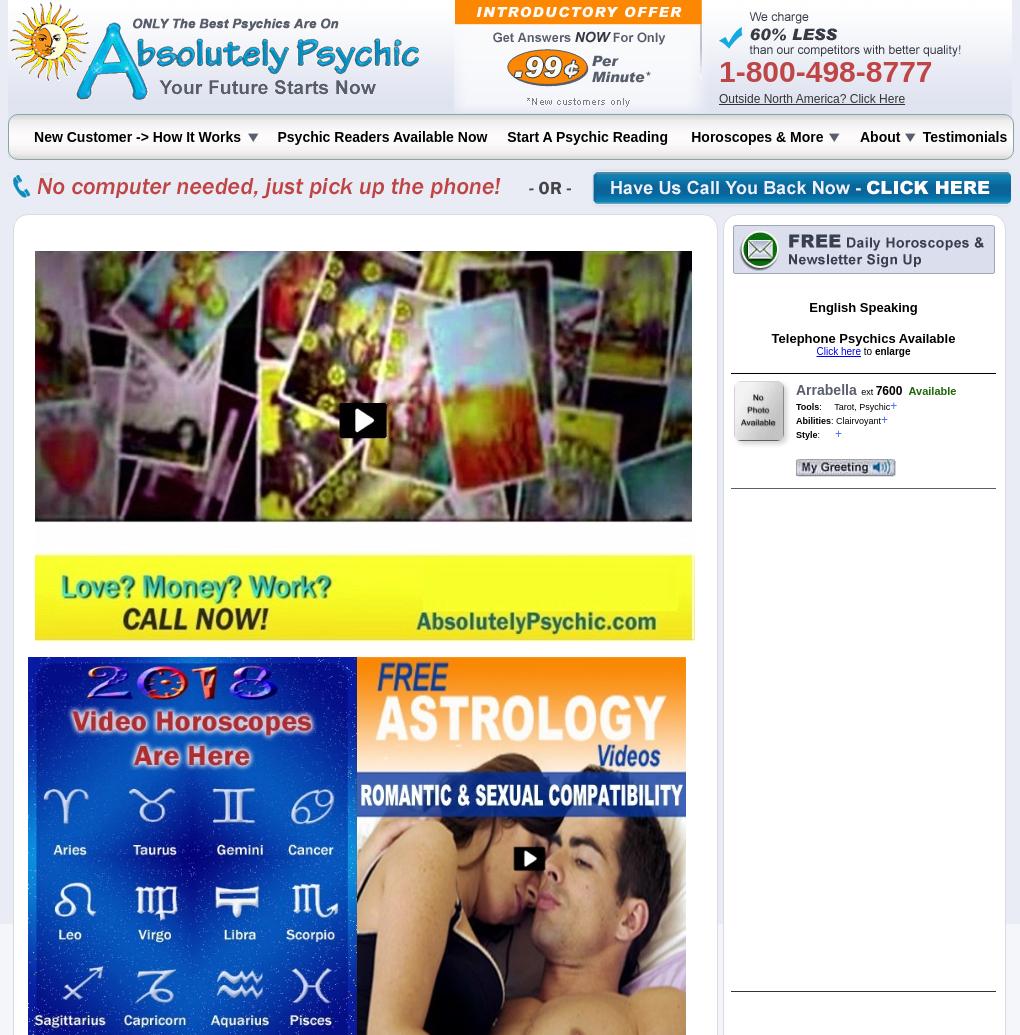 The height and width of the screenshot is (1035, 1020). What do you see at coordinates (276, 137) in the screenshot?
I see `'Psychic 
            Readers Available Now'` at bounding box center [276, 137].